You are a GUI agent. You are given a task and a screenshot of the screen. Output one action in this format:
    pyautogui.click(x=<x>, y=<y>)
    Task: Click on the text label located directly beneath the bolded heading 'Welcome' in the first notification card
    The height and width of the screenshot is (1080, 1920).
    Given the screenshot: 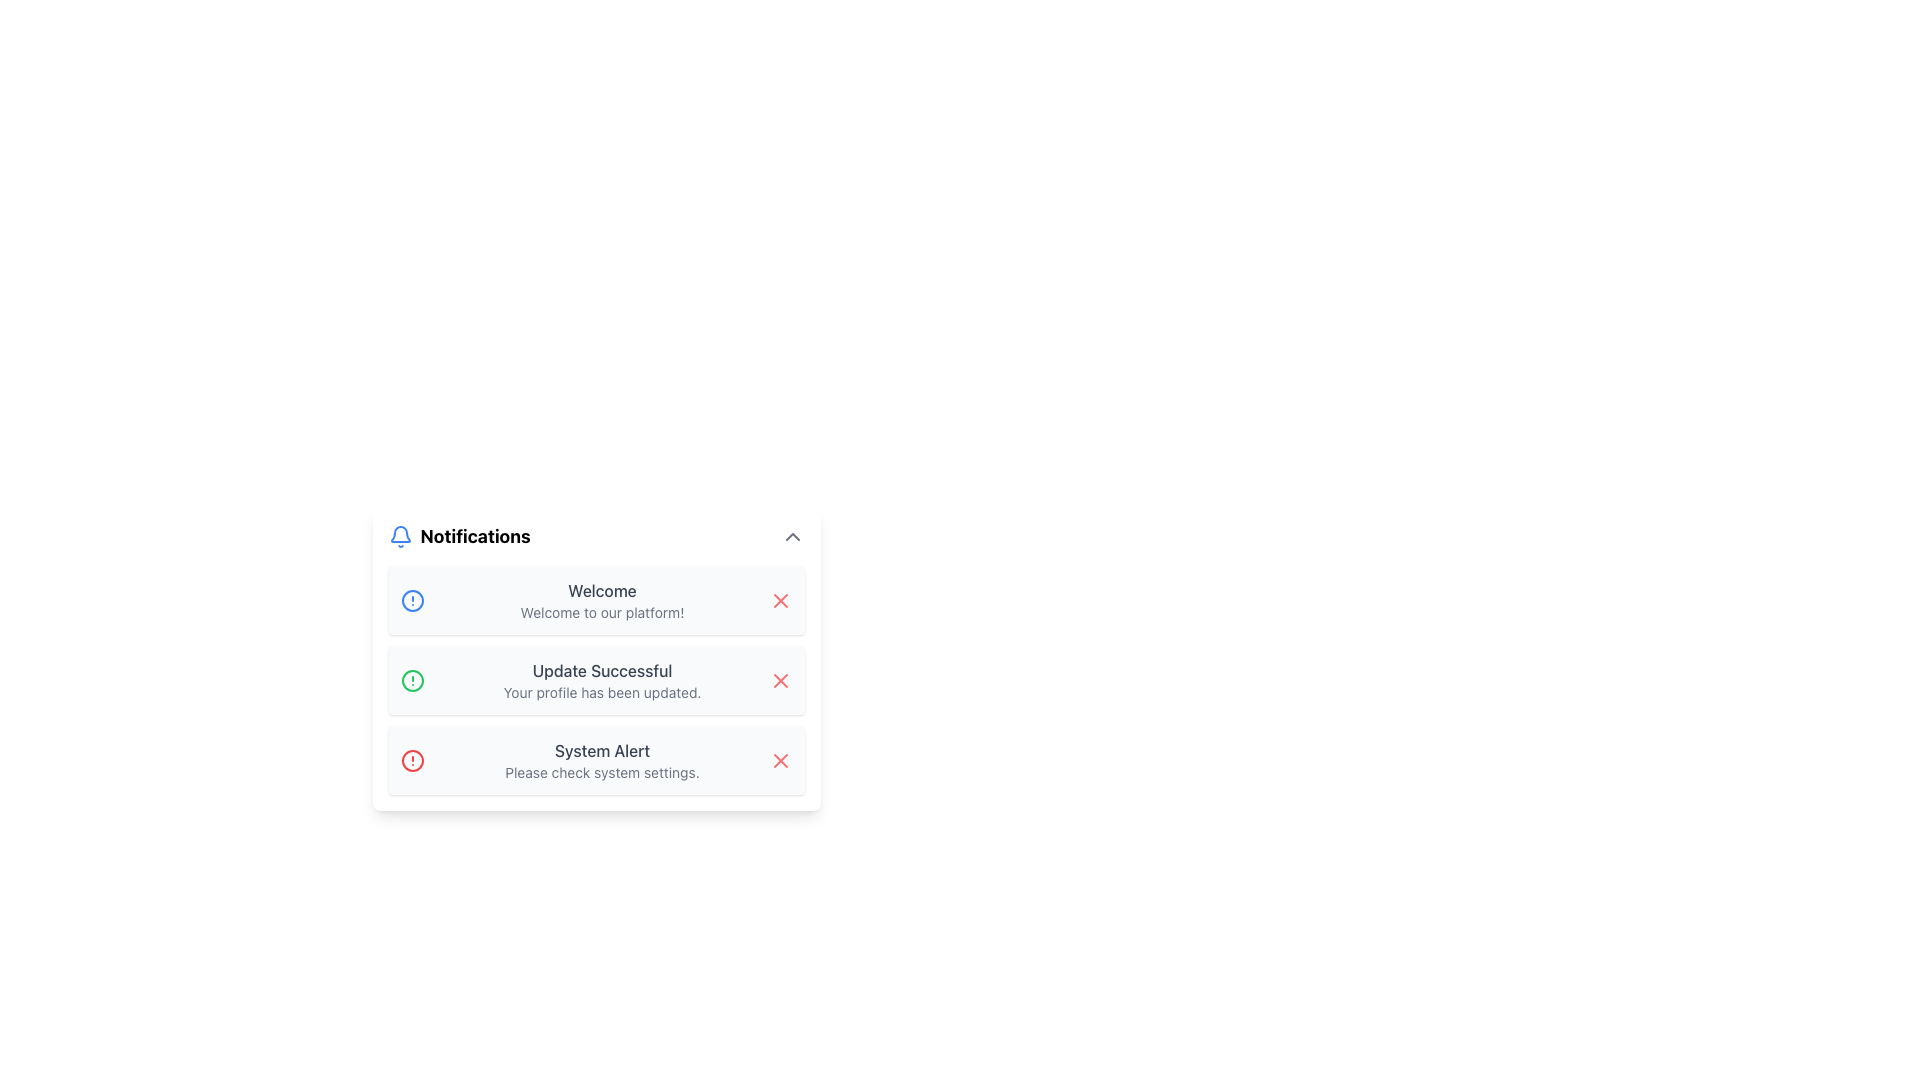 What is the action you would take?
    pyautogui.click(x=601, y=612)
    